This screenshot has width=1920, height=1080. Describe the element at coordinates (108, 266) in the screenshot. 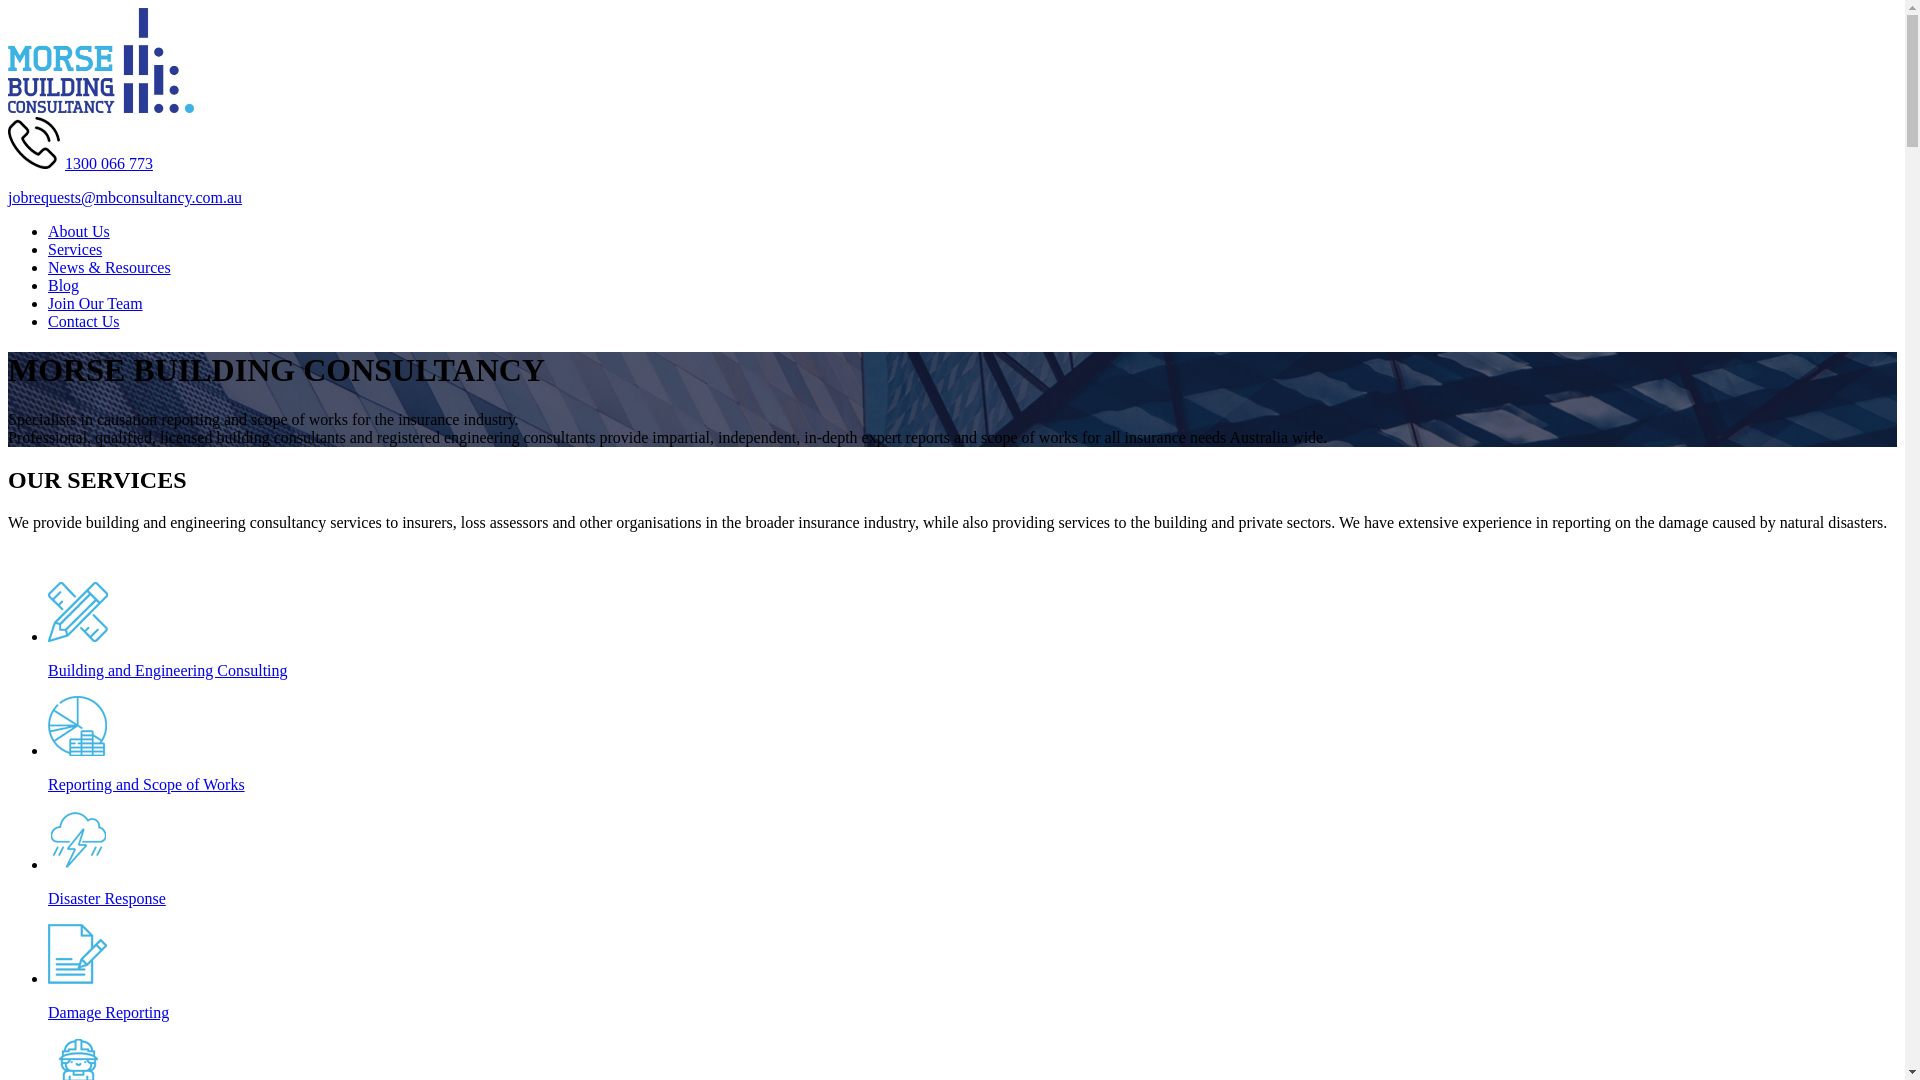

I see `'News & Resources'` at that location.